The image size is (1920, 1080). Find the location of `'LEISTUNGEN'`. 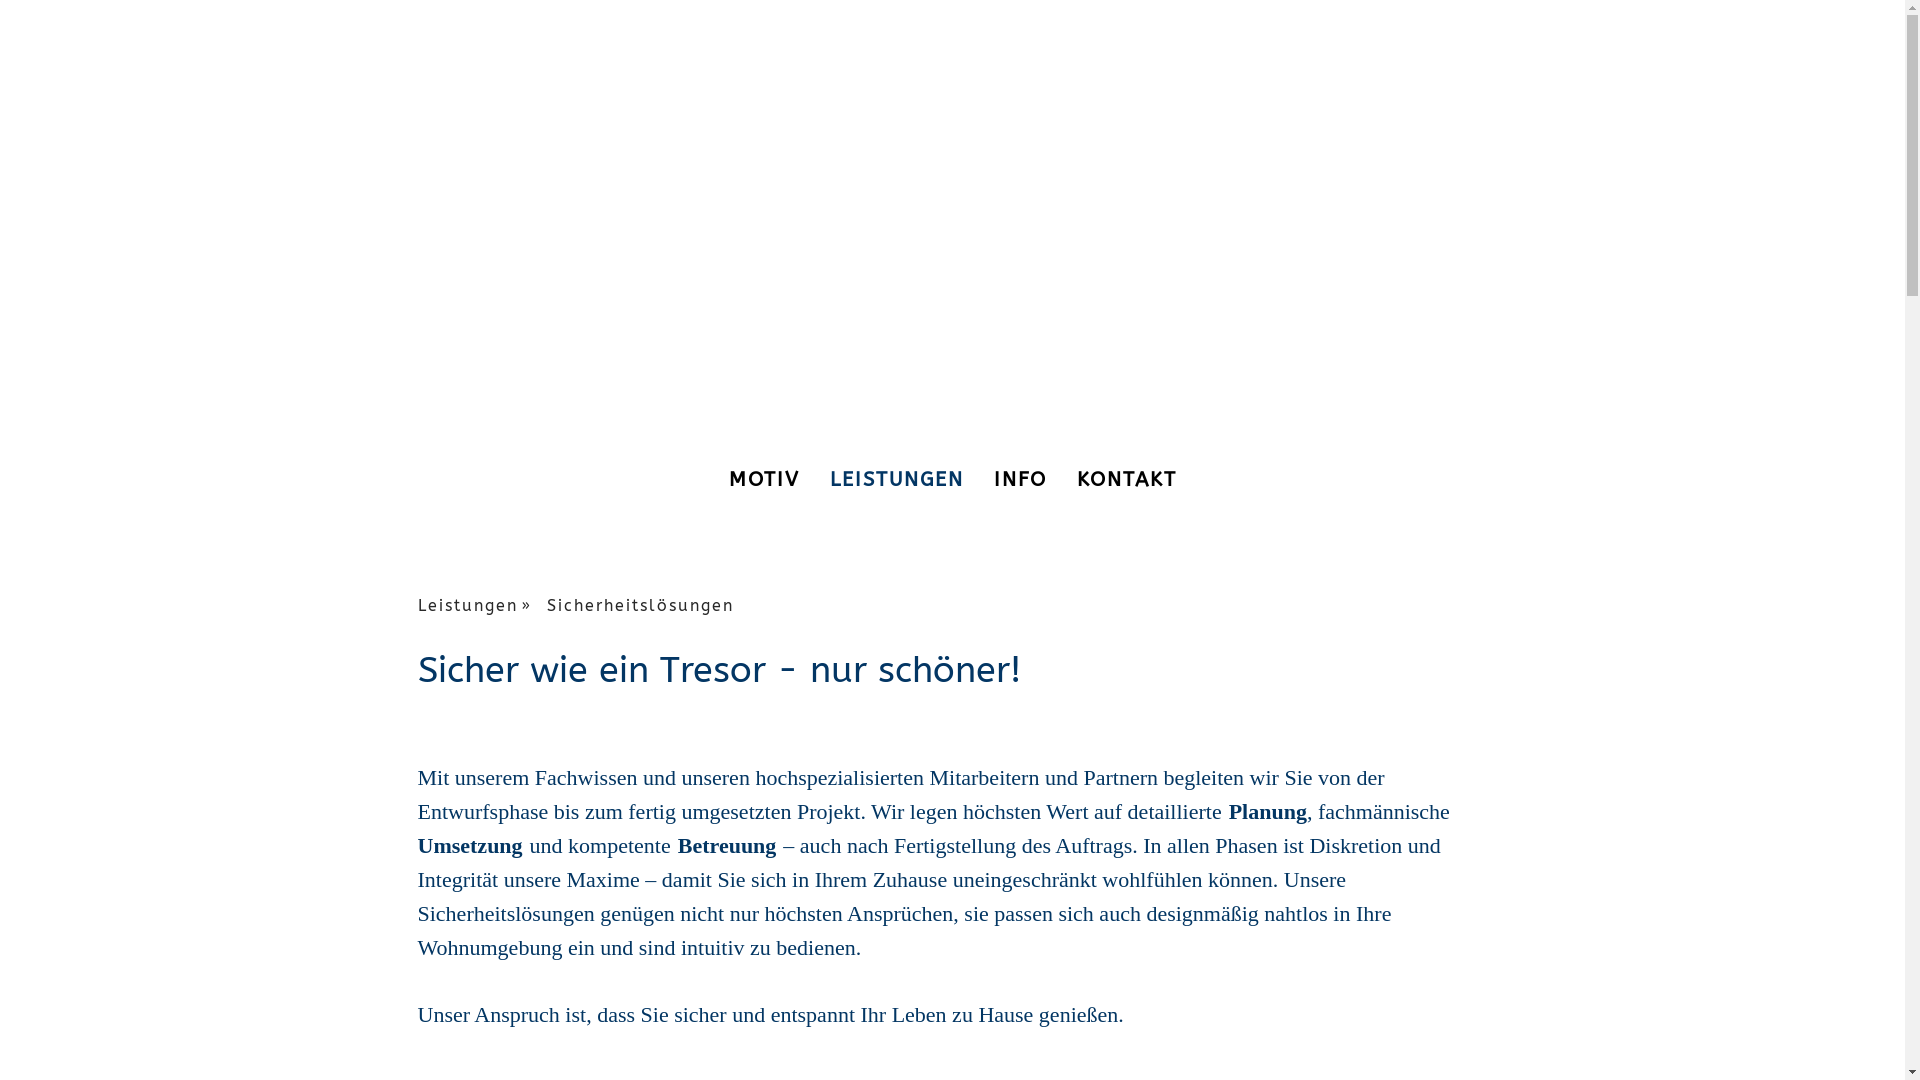

'LEISTUNGEN' is located at coordinates (895, 479).